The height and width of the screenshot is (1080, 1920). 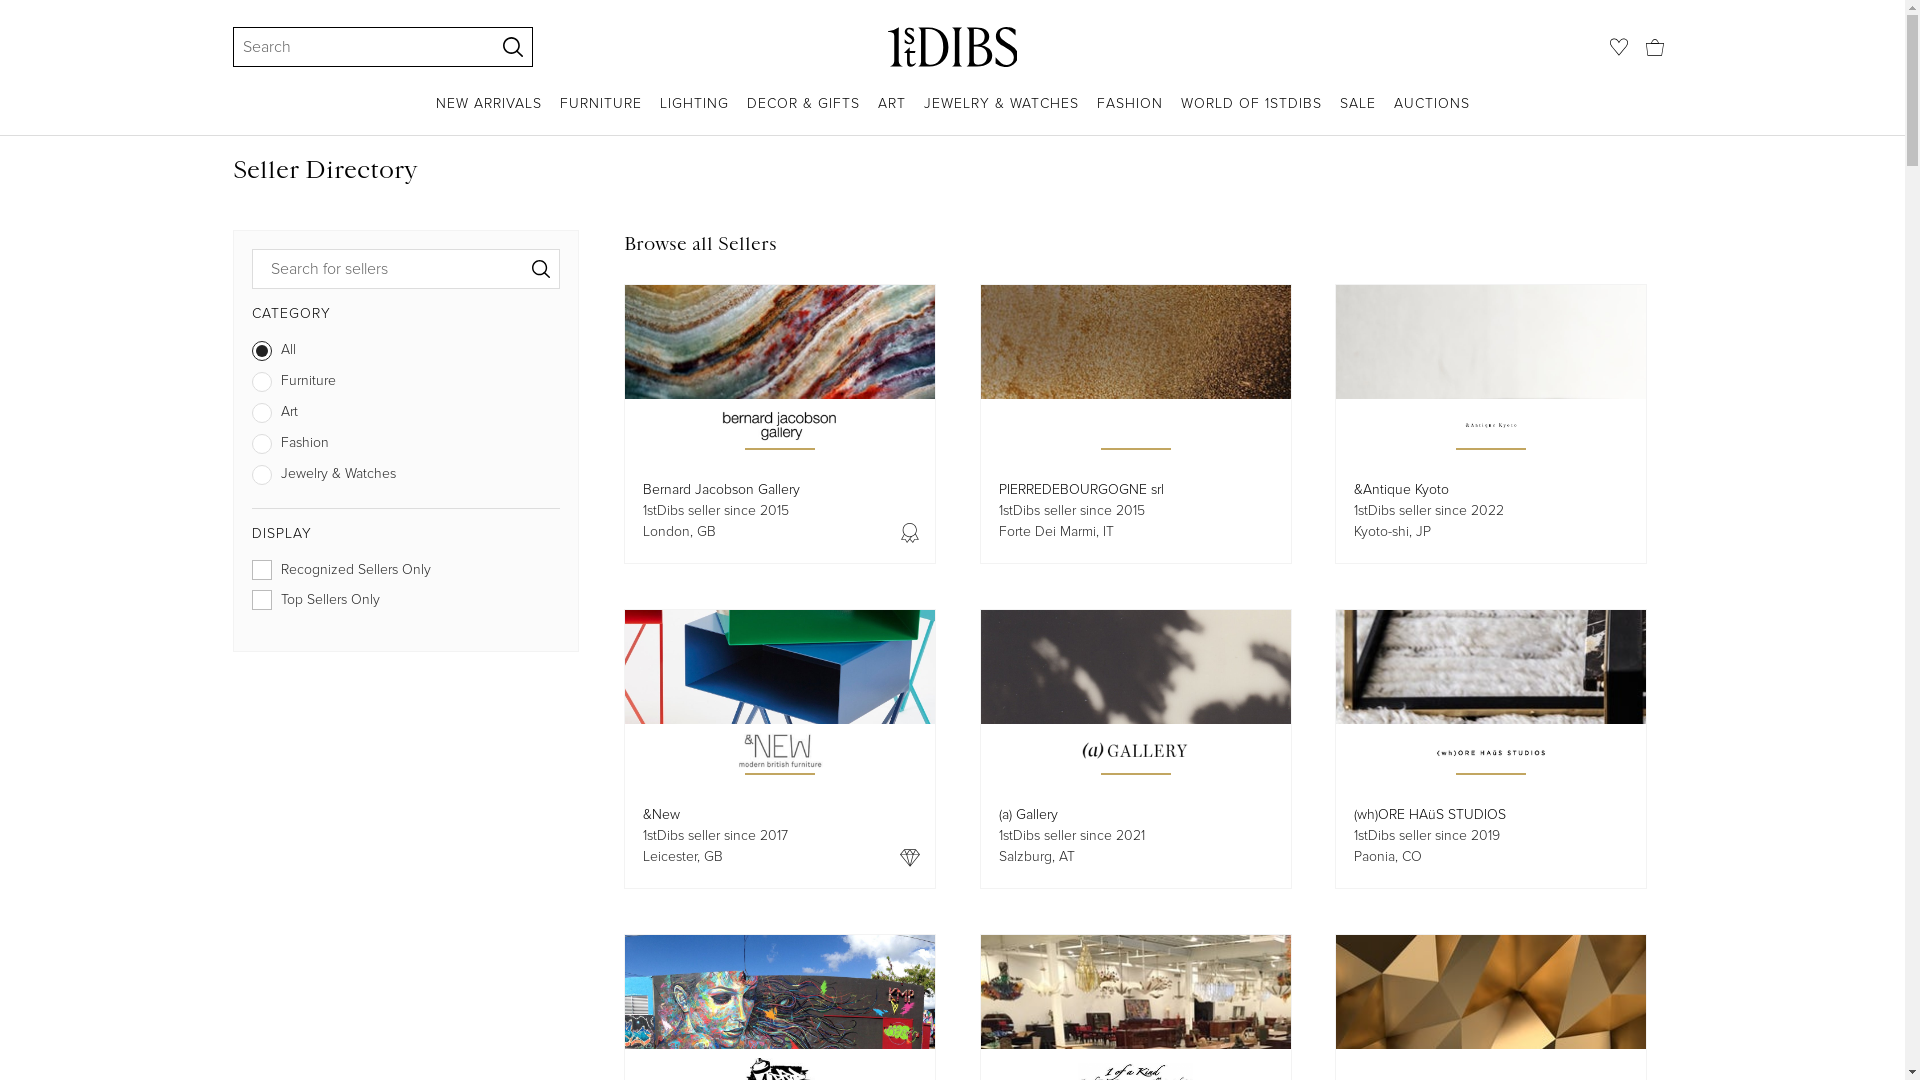 What do you see at coordinates (405, 446) in the screenshot?
I see `'Fashion'` at bounding box center [405, 446].